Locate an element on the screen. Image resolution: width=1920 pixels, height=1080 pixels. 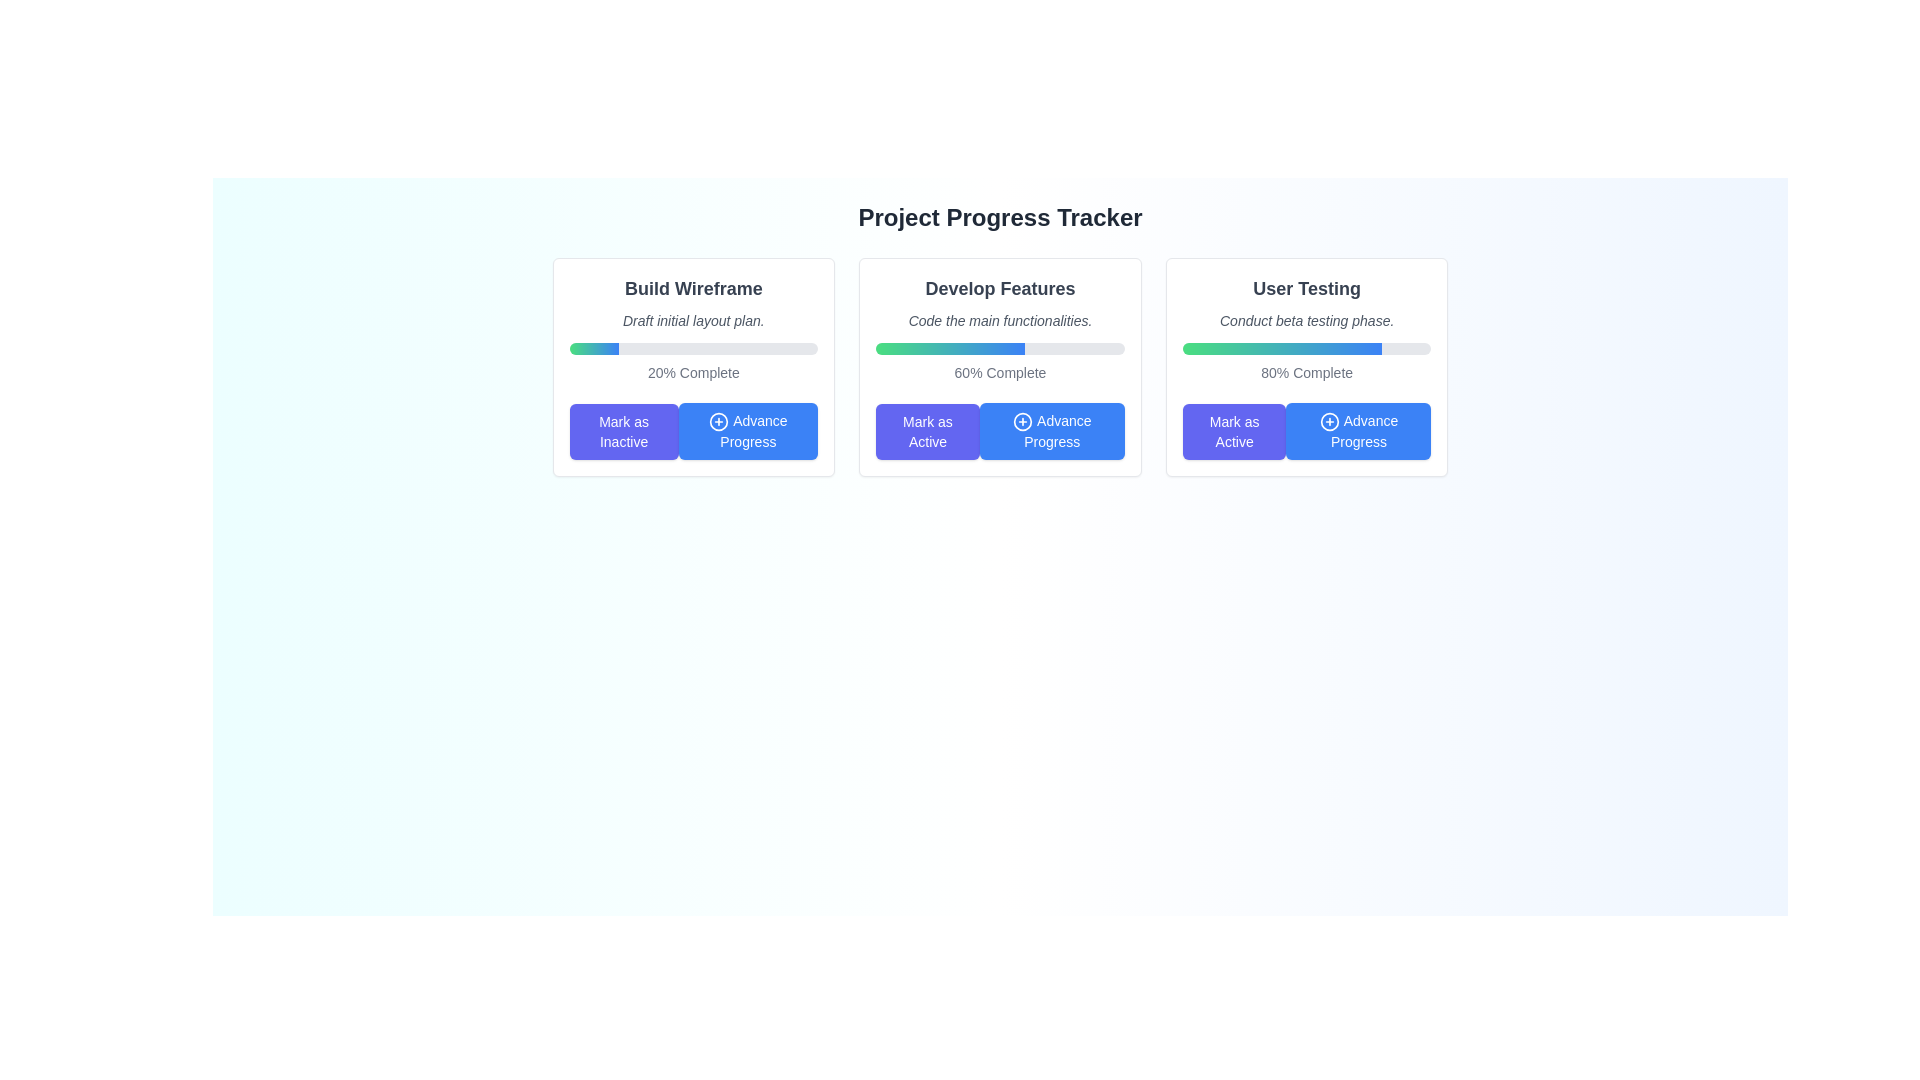
the small colored segment of the progress indicator bar within the 'Build Wireframe' card to visually represent the task progress is located at coordinates (593, 347).